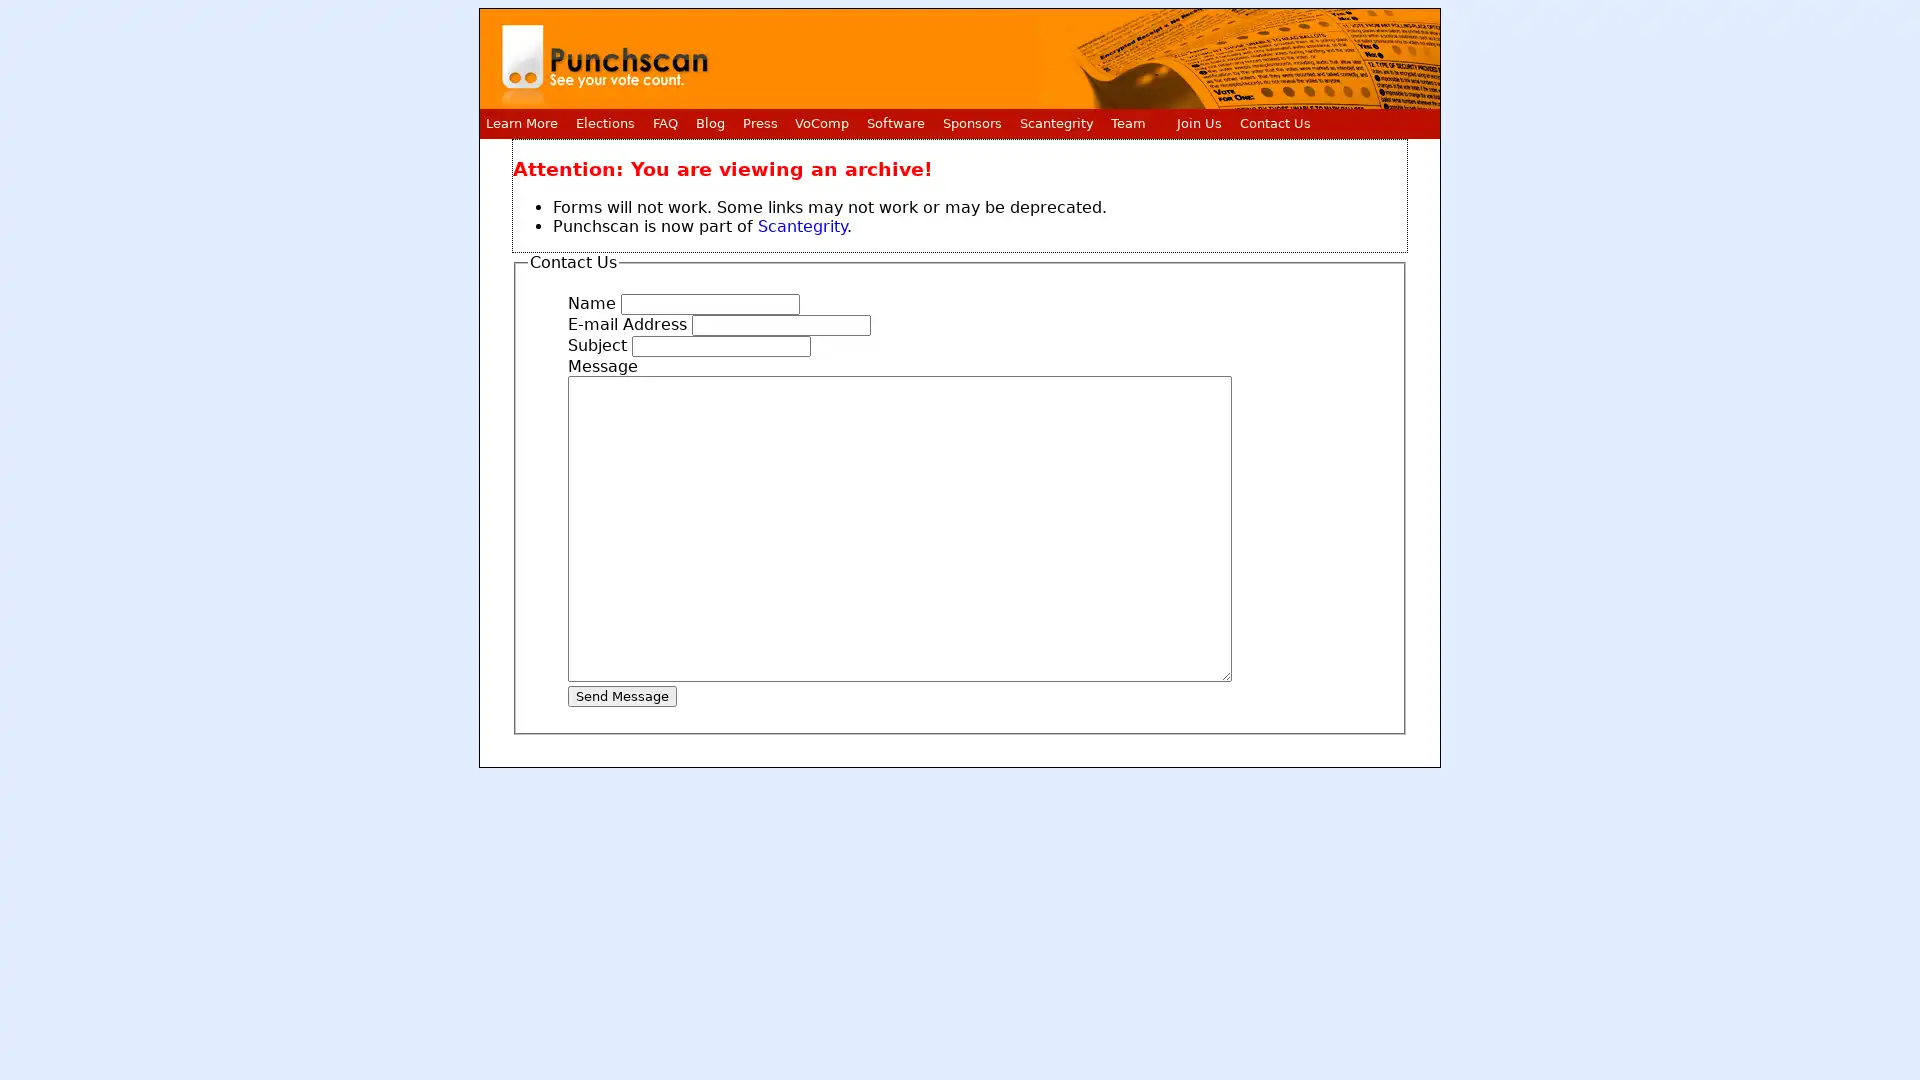  I want to click on Send Message, so click(621, 694).